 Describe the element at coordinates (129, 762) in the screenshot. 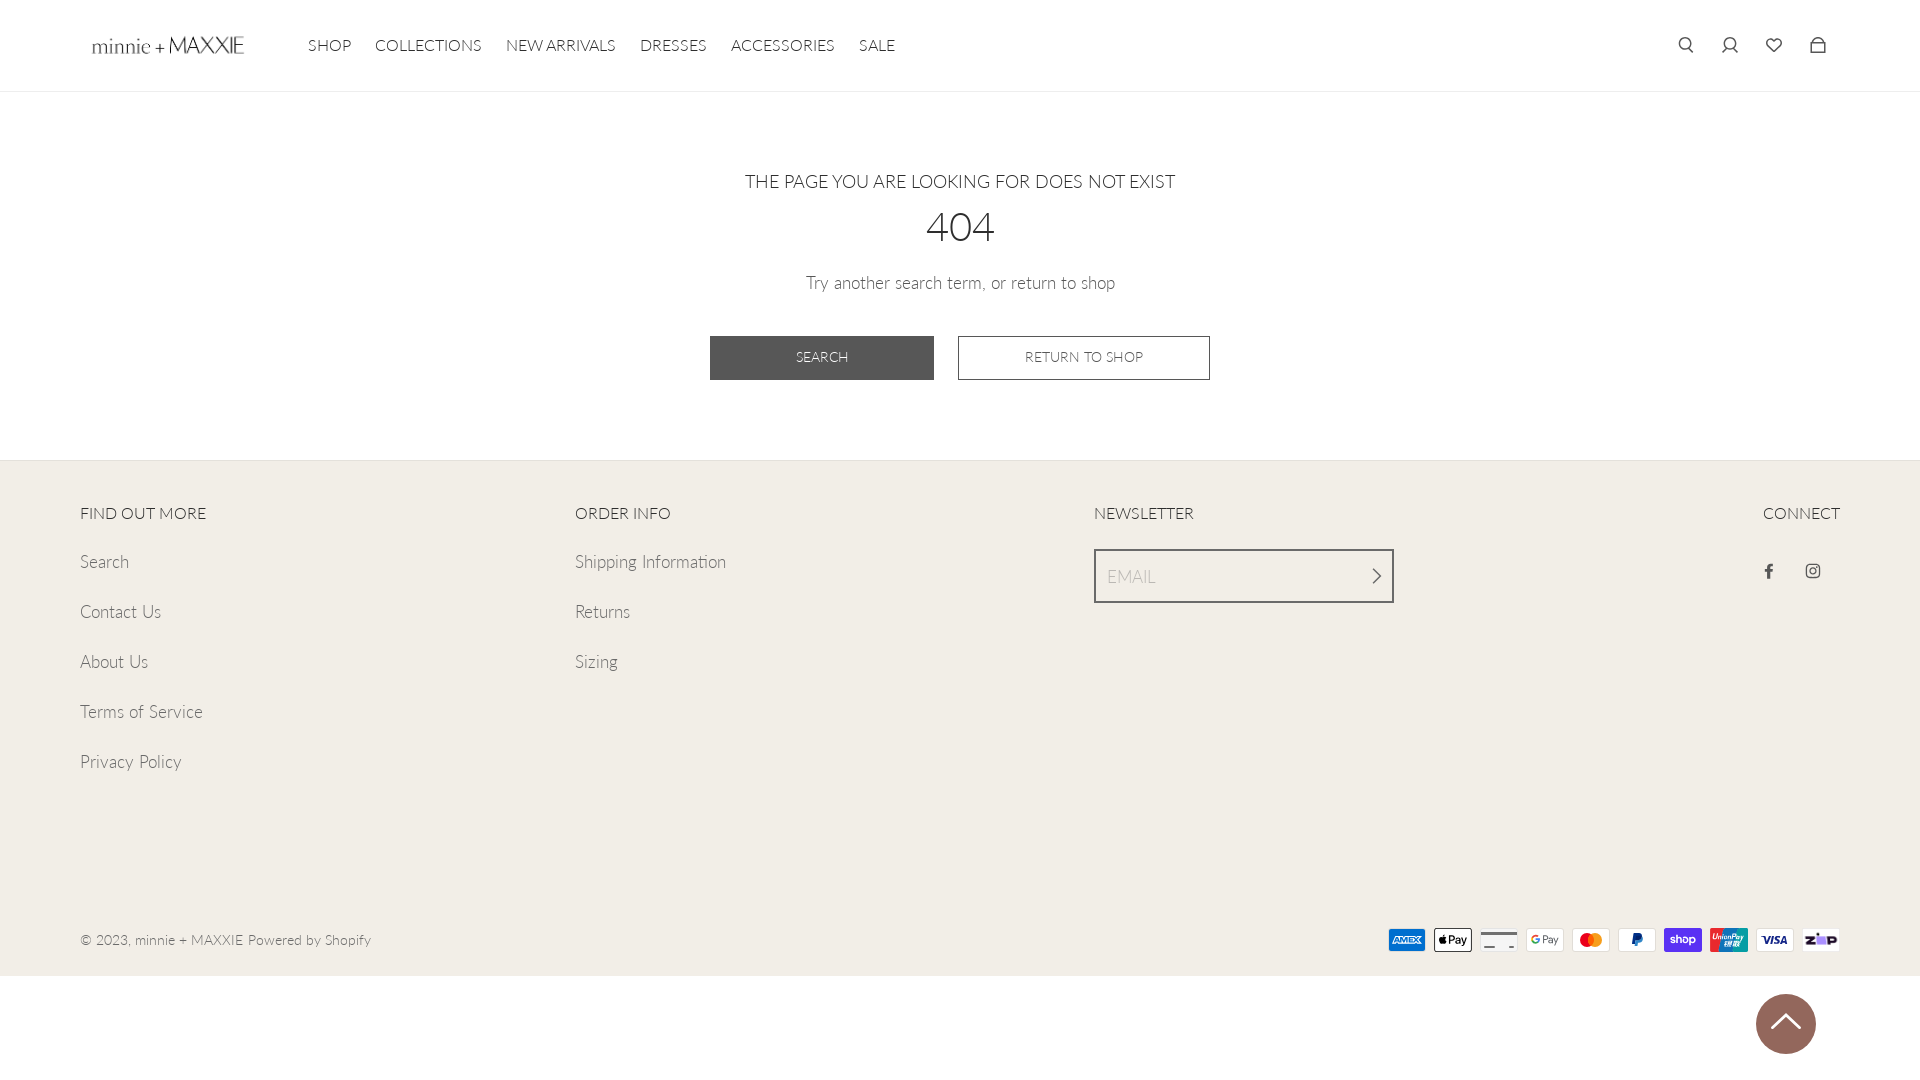

I see `'Privacy Policy'` at that location.